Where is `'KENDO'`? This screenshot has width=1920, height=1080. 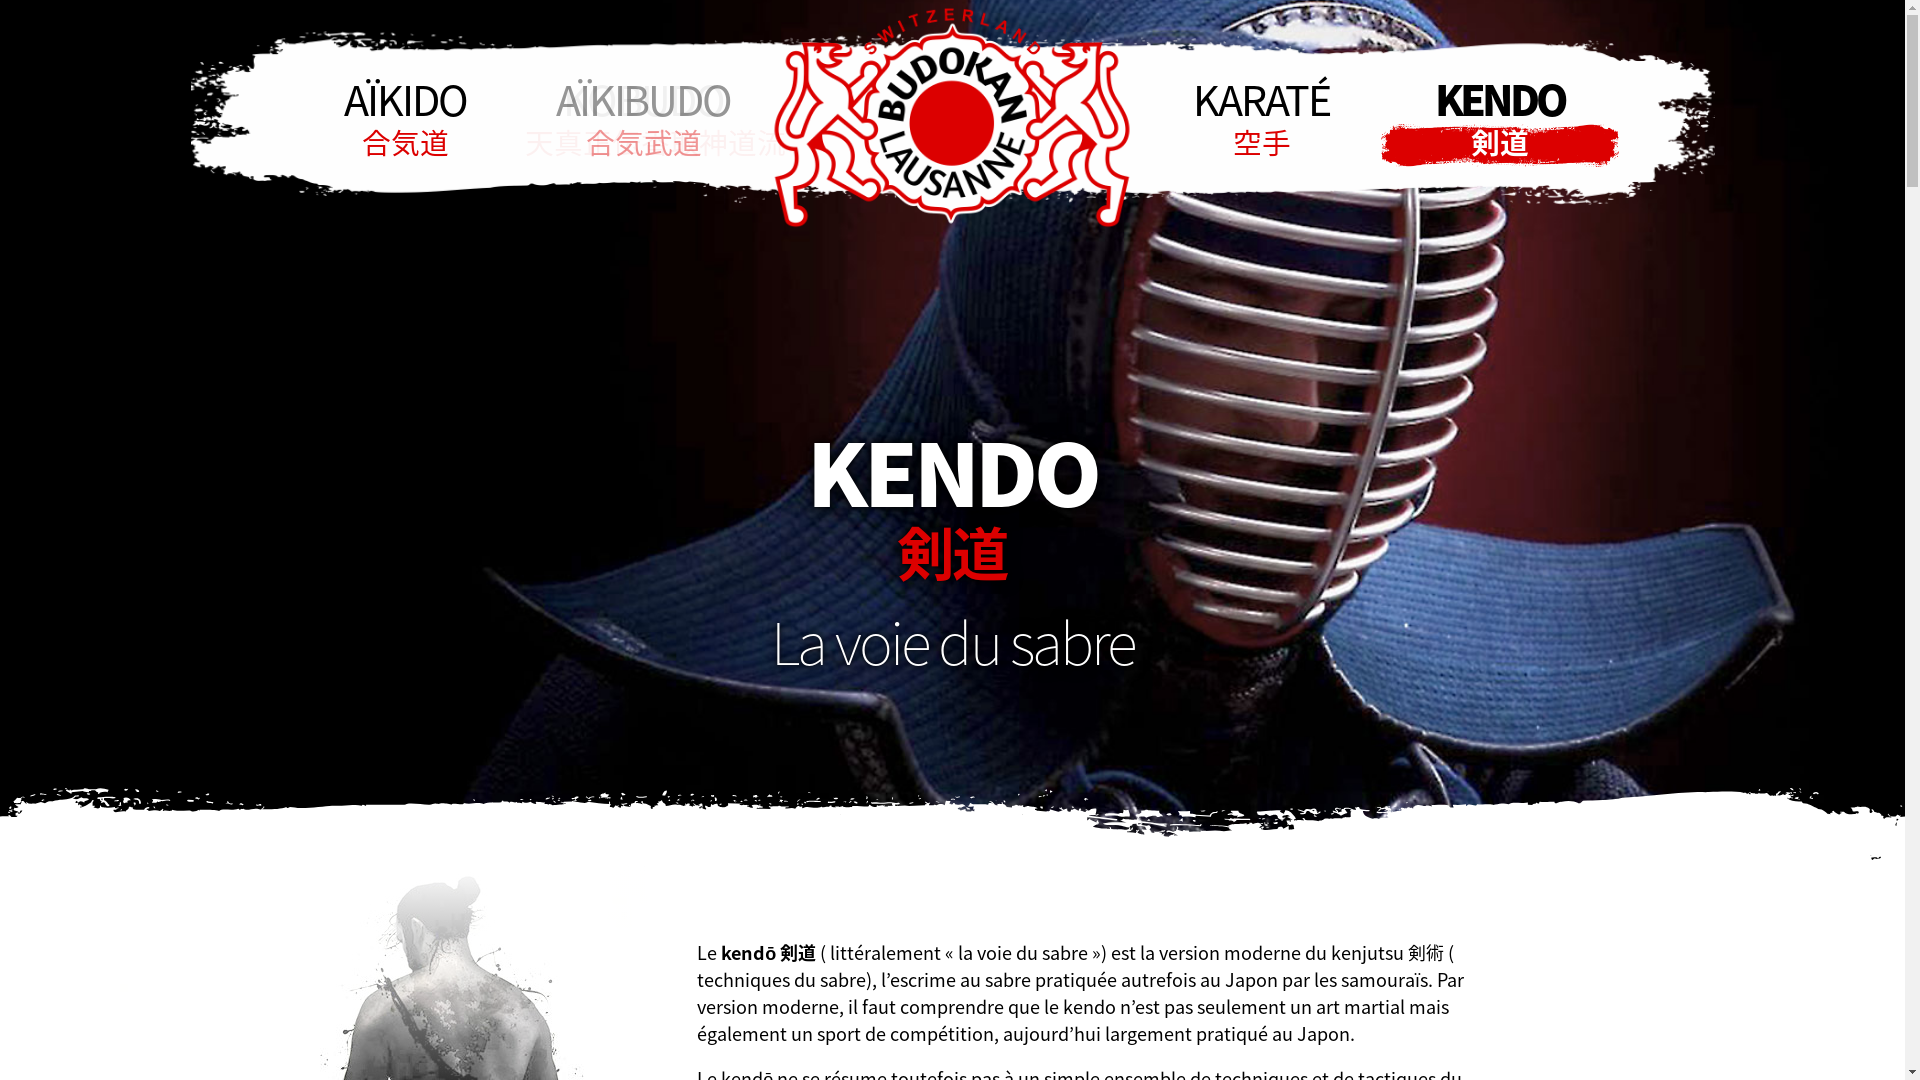
'KENDO' is located at coordinates (1498, 118).